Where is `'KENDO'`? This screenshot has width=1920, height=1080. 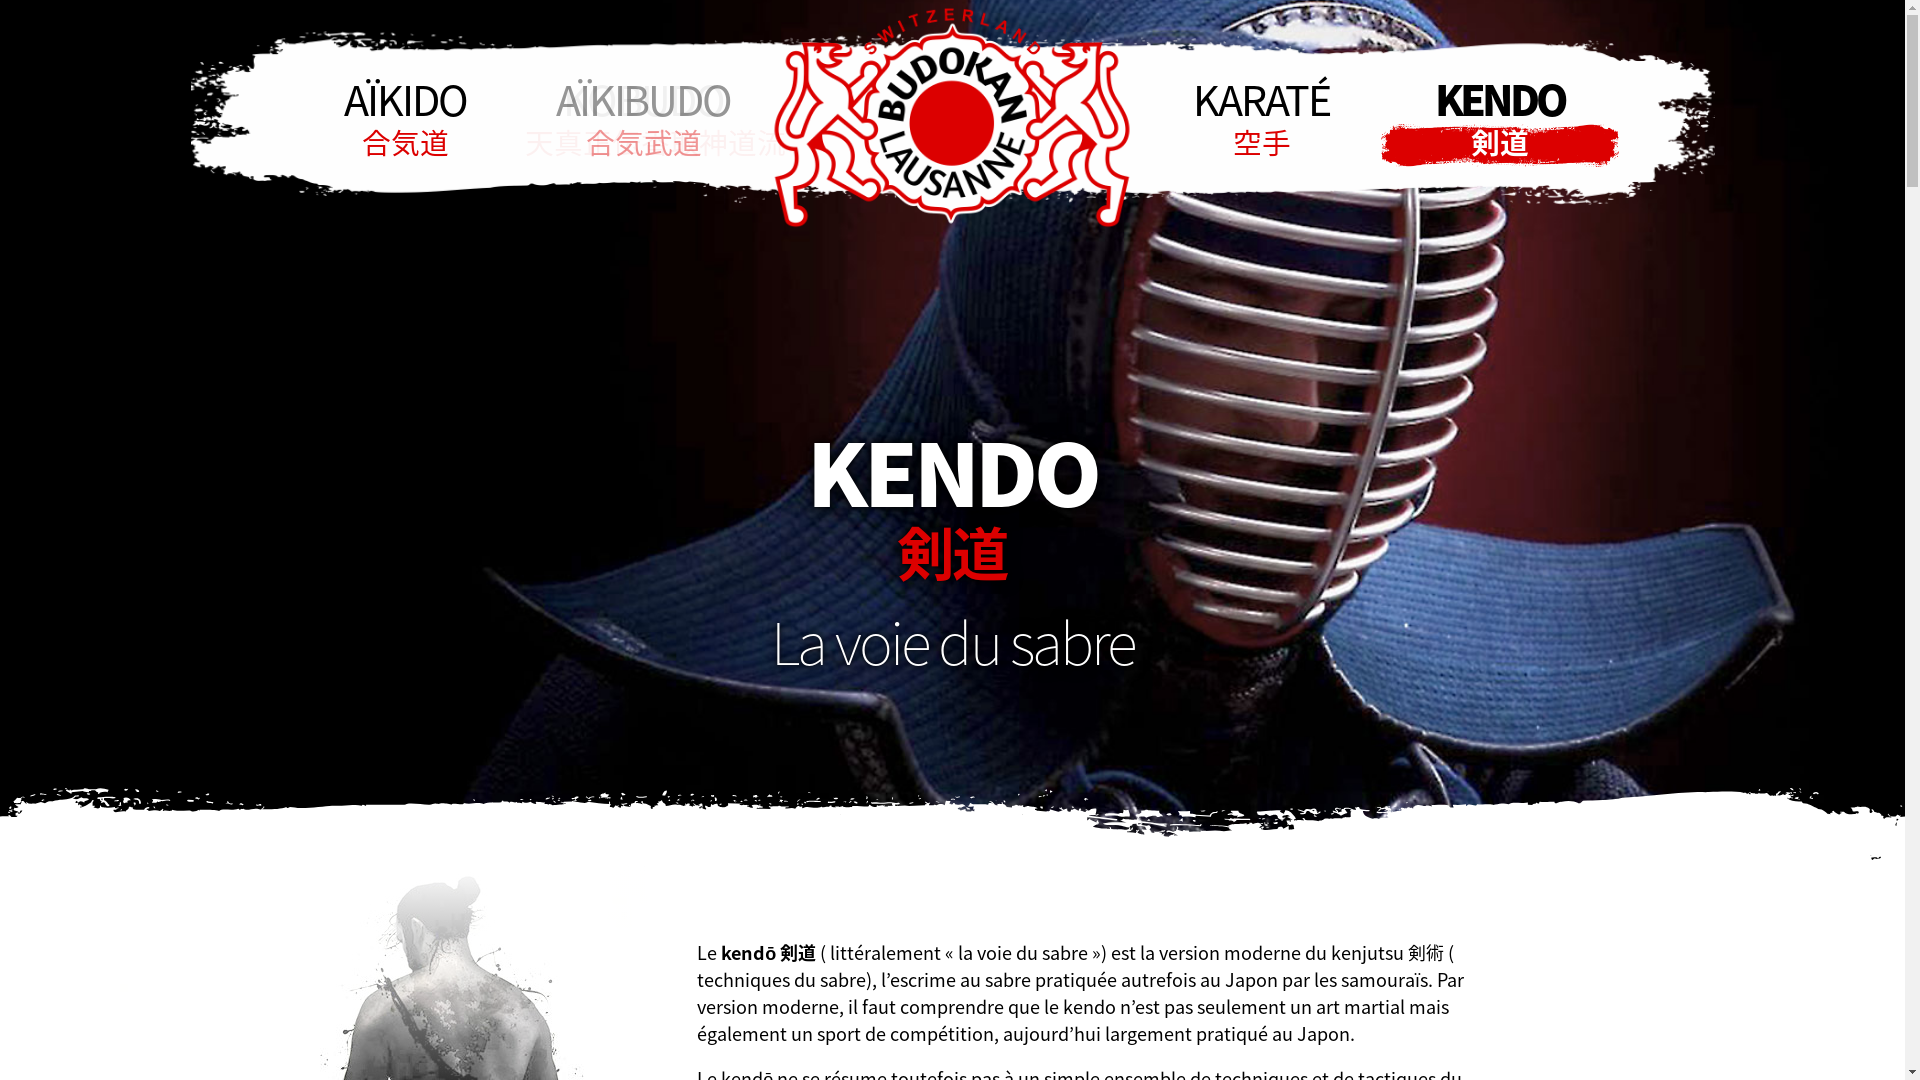
'KENDO' is located at coordinates (1498, 118).